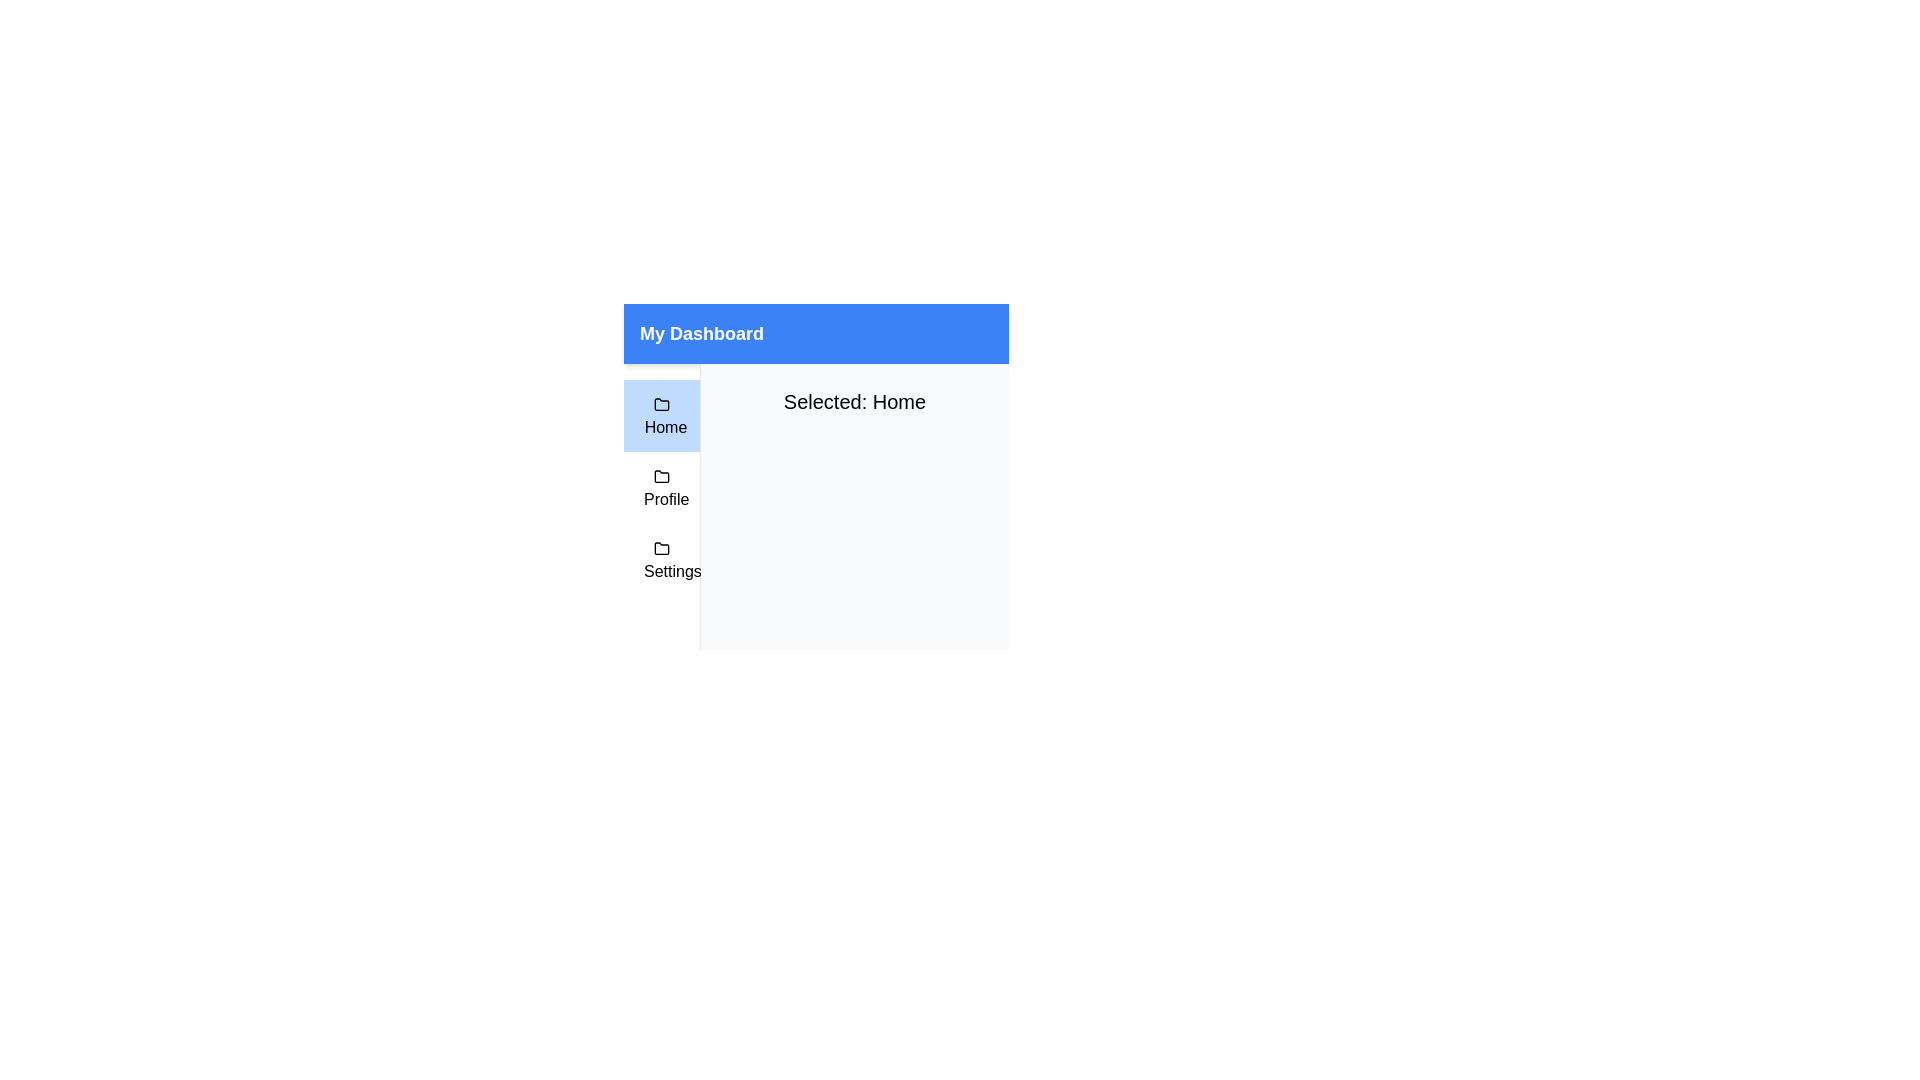 The height and width of the screenshot is (1080, 1920). What do you see at coordinates (662, 488) in the screenshot?
I see `the 'Profile' menu option, which is the second item in a vertical menu list` at bounding box center [662, 488].